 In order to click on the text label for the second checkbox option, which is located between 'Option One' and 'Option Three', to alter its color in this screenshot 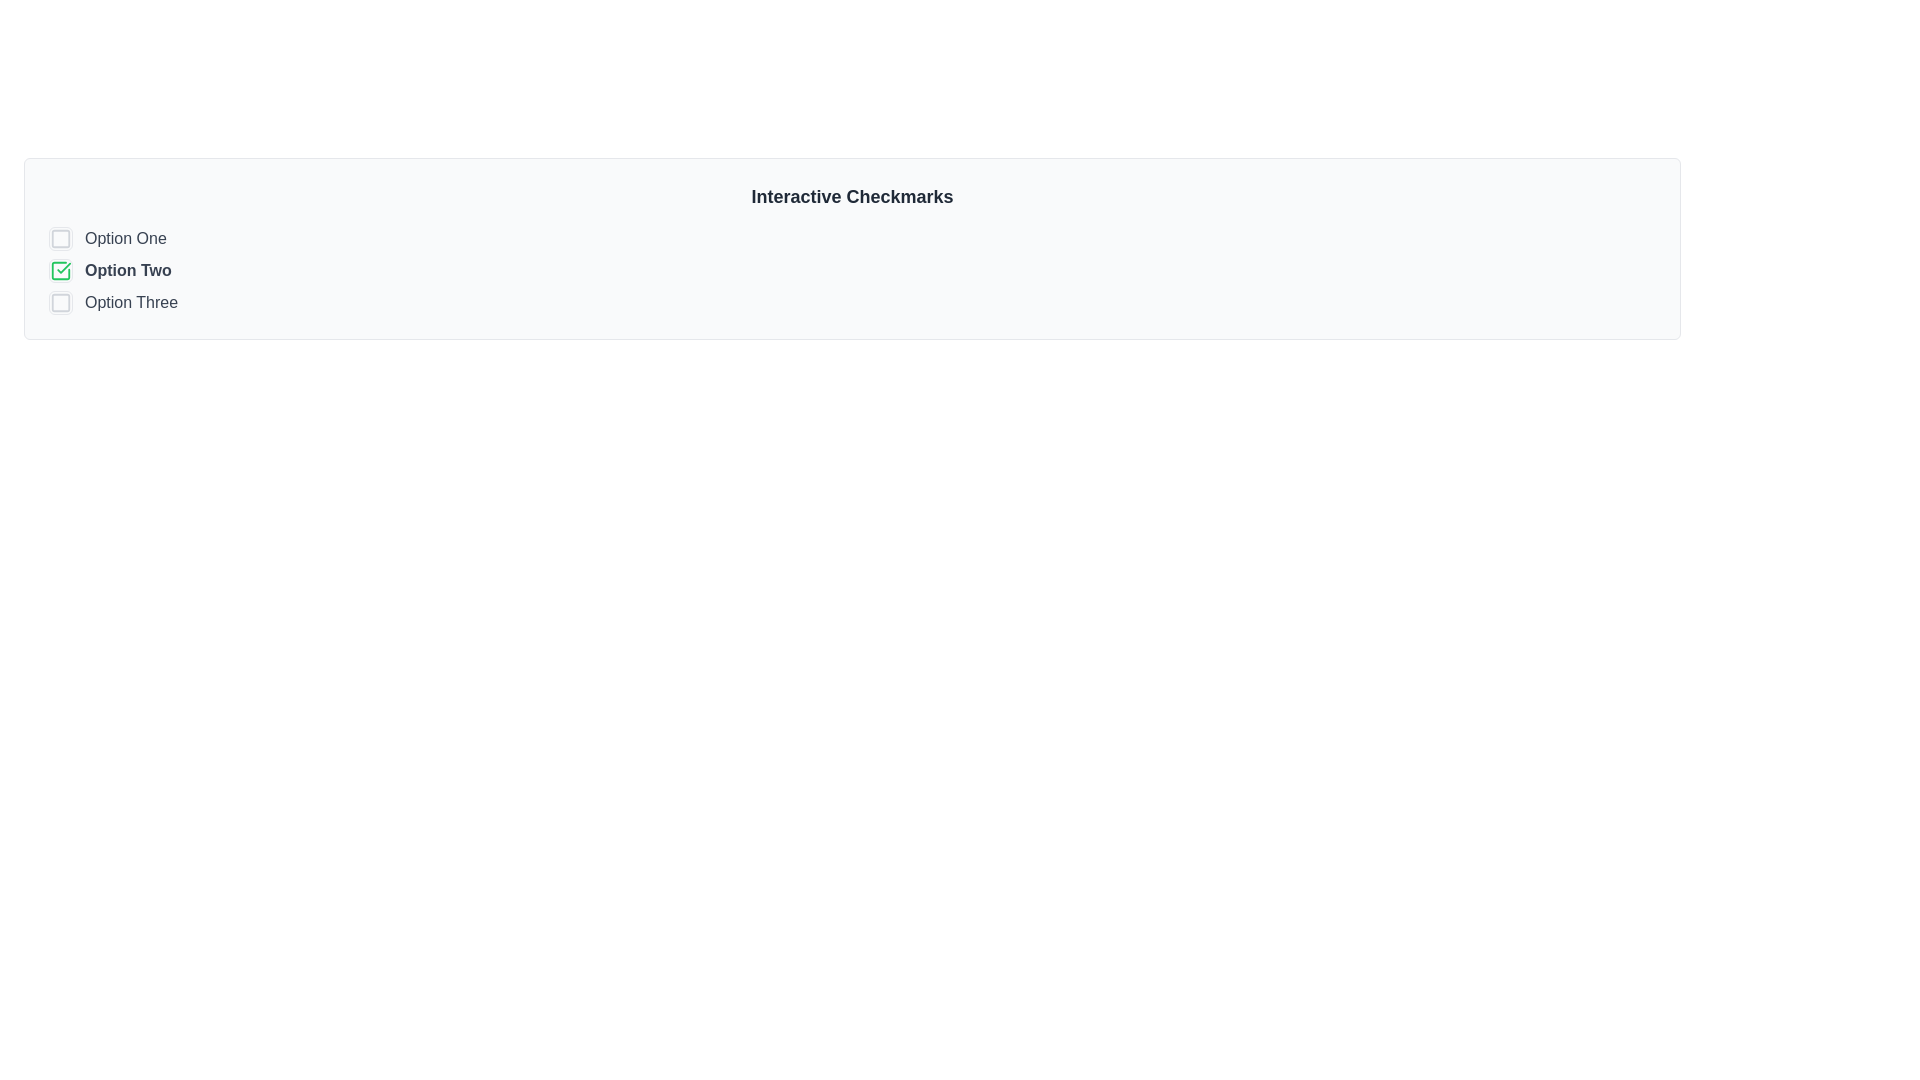, I will do `click(127, 270)`.